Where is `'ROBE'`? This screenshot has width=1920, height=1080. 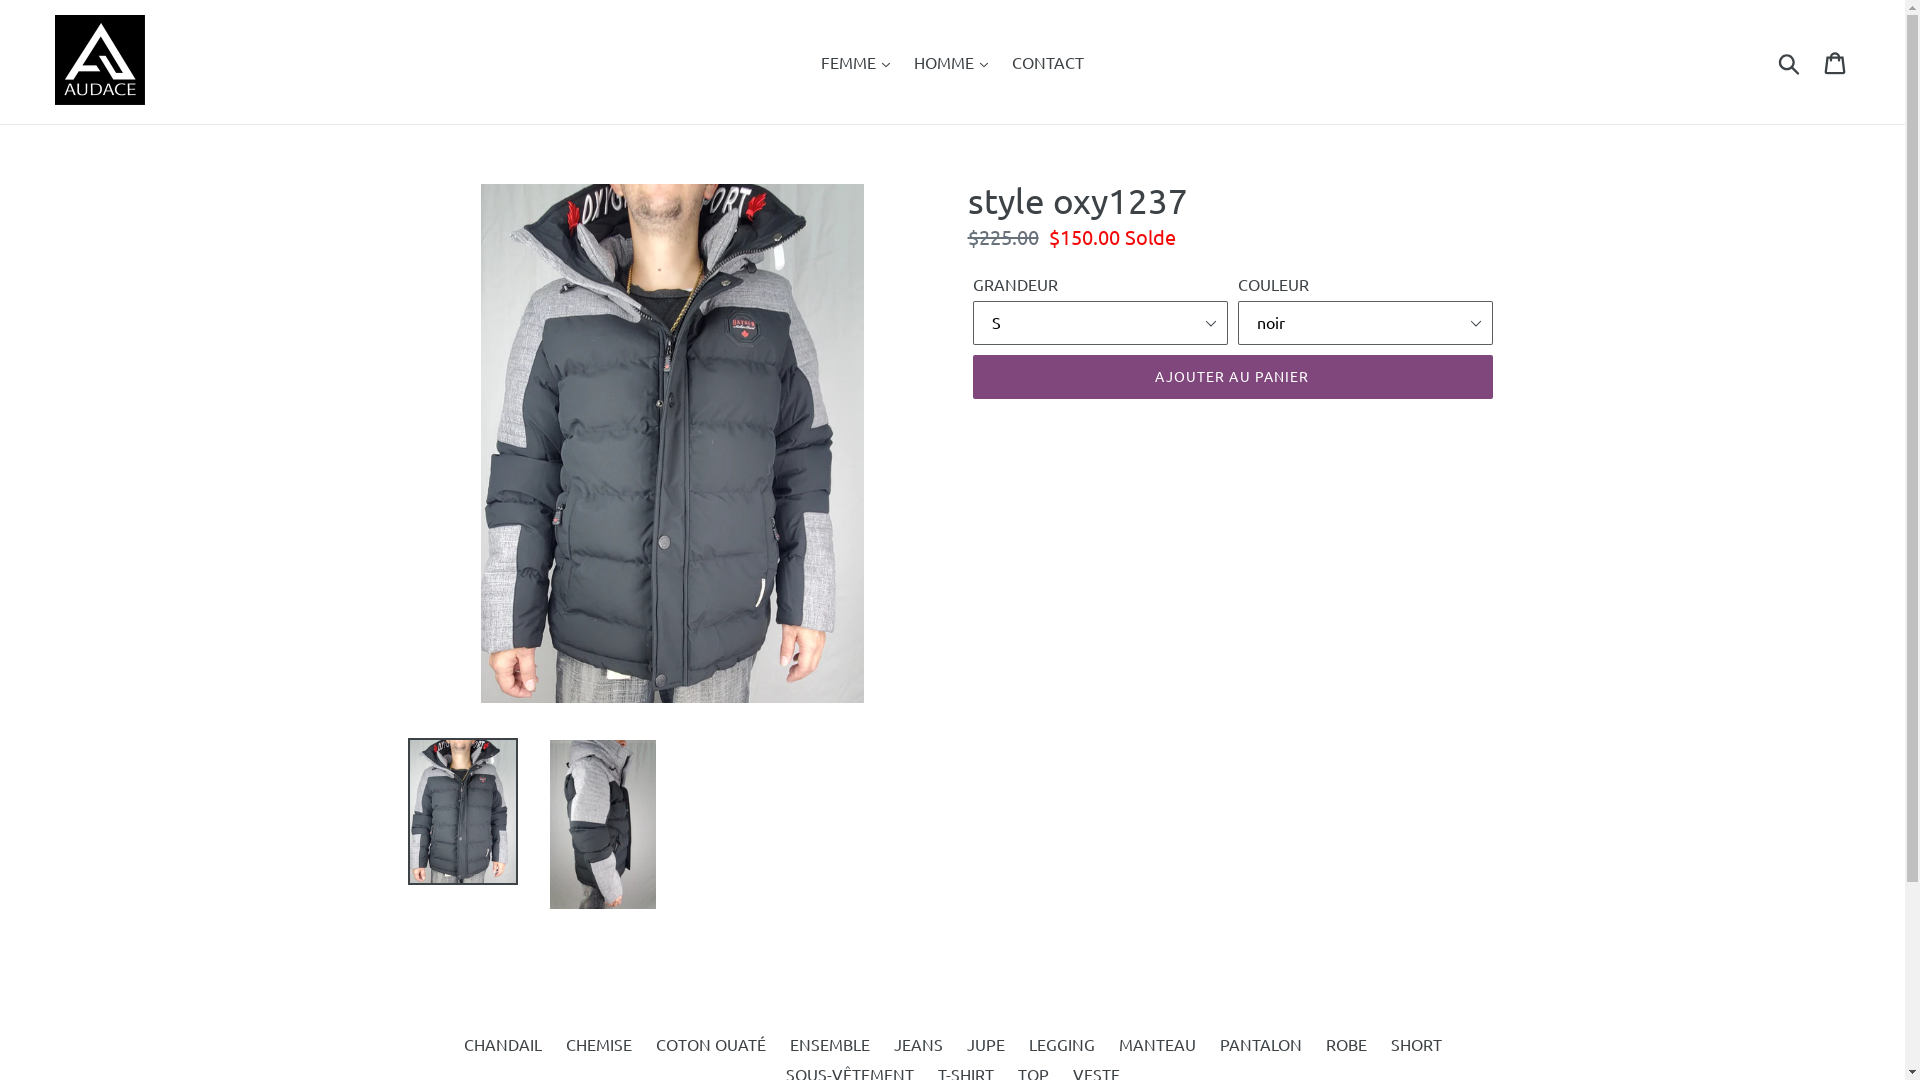
'ROBE' is located at coordinates (1325, 1043).